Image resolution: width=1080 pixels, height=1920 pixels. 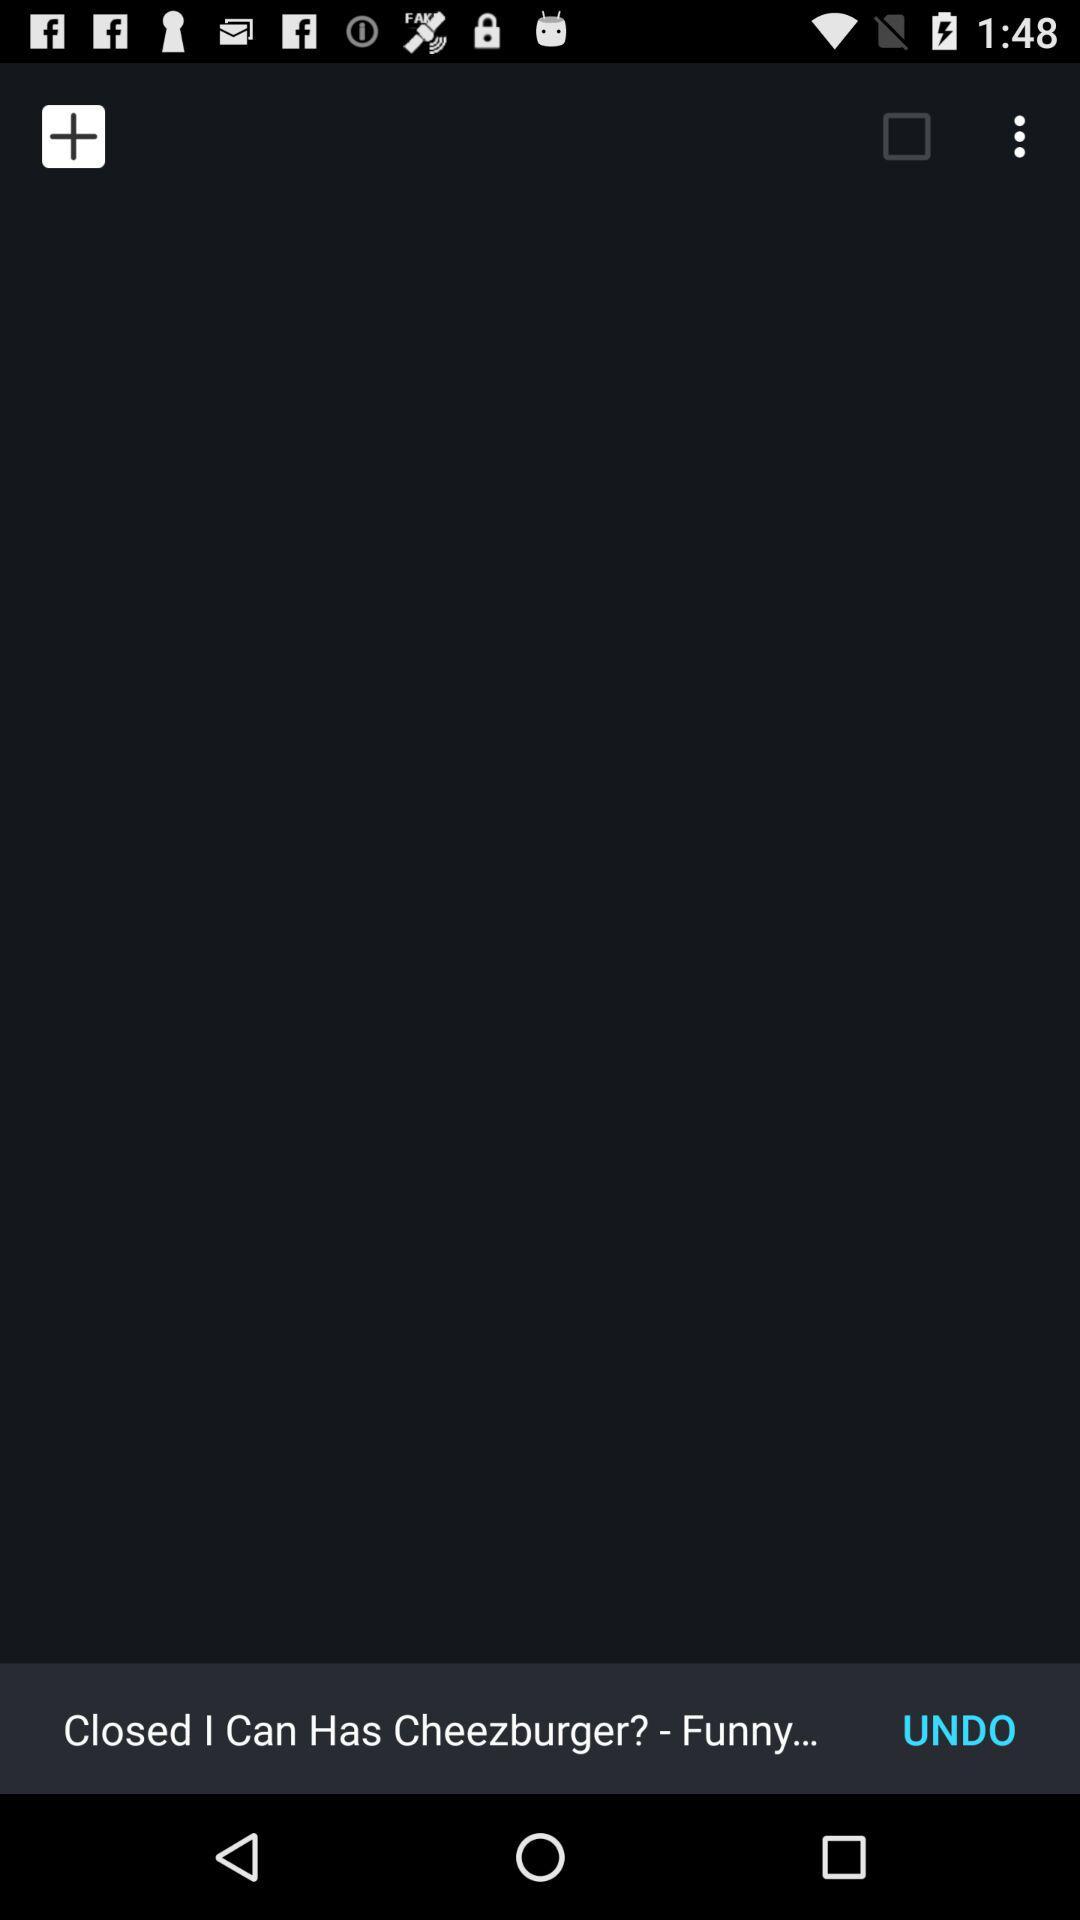 I want to click on the item to the right of the closed i can item, so click(x=958, y=1727).